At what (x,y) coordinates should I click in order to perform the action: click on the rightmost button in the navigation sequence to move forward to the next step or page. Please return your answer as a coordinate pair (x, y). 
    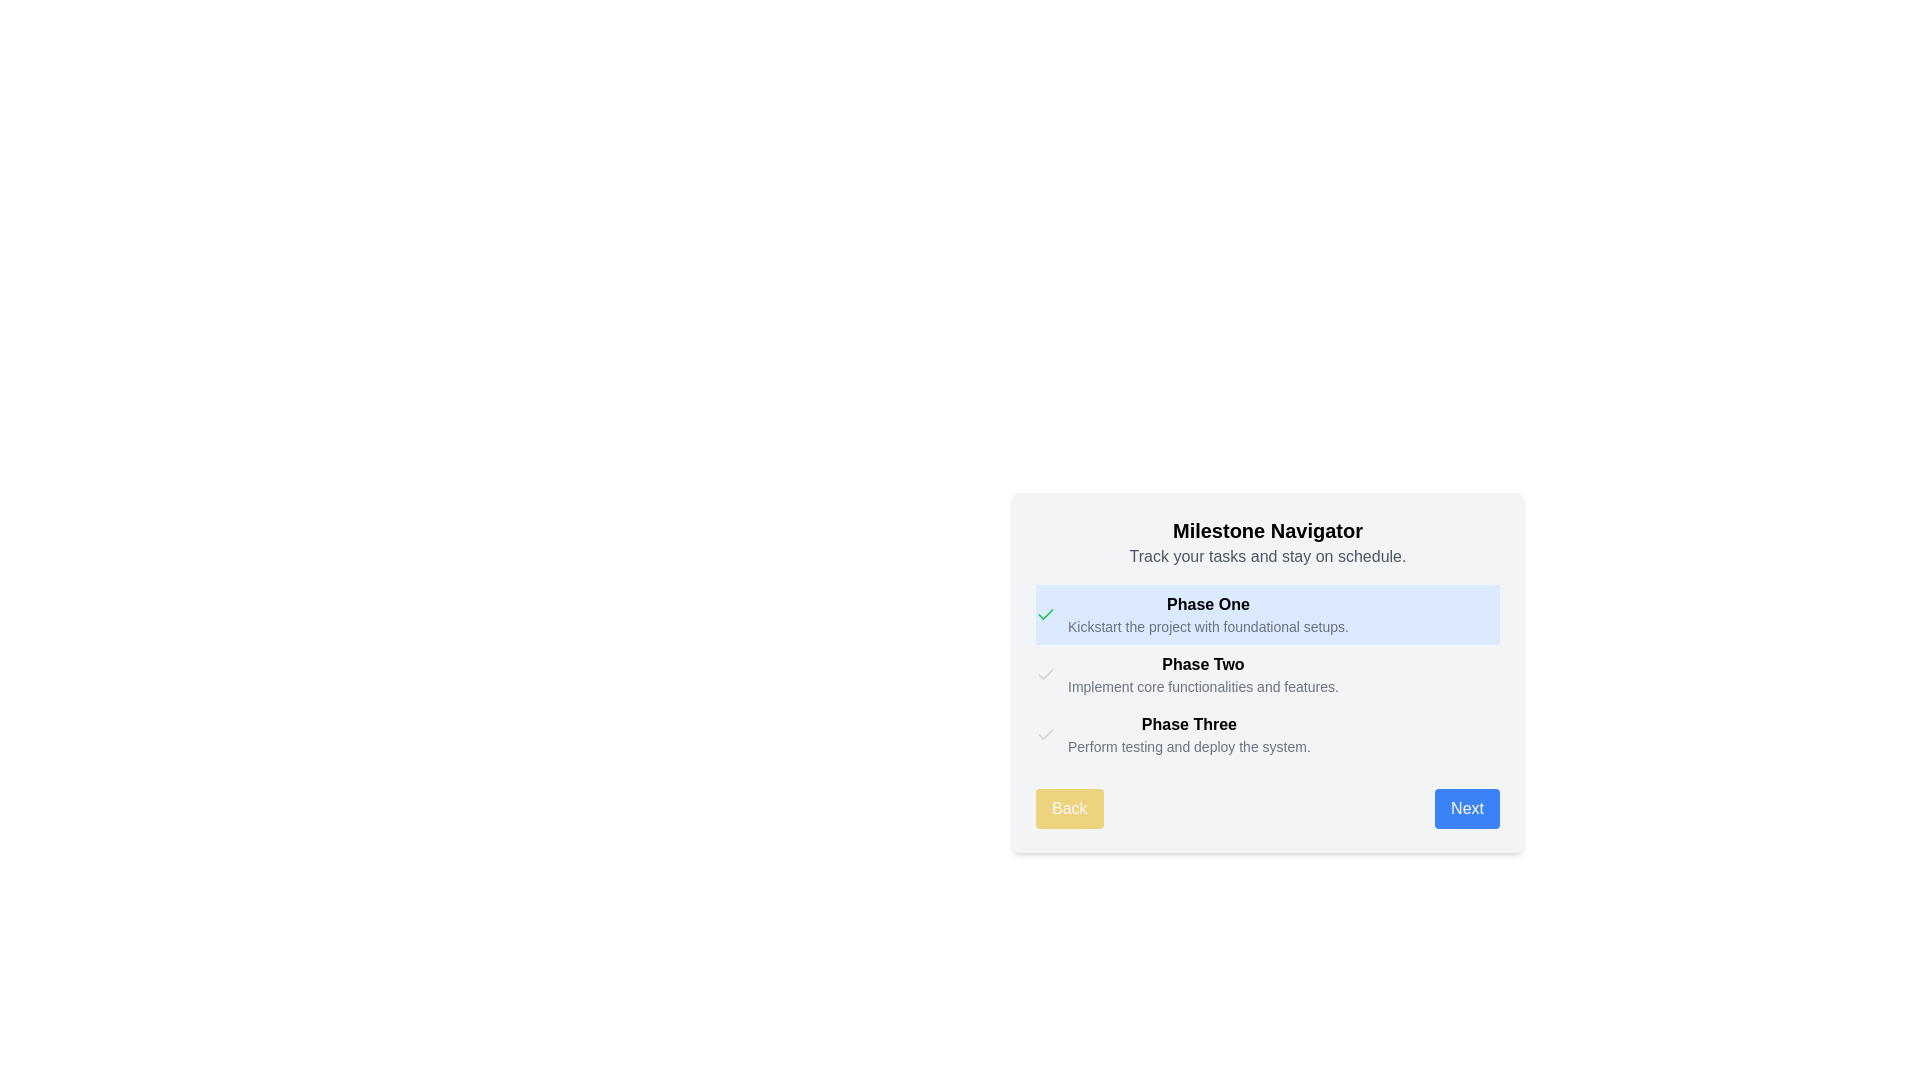
    Looking at the image, I should click on (1467, 808).